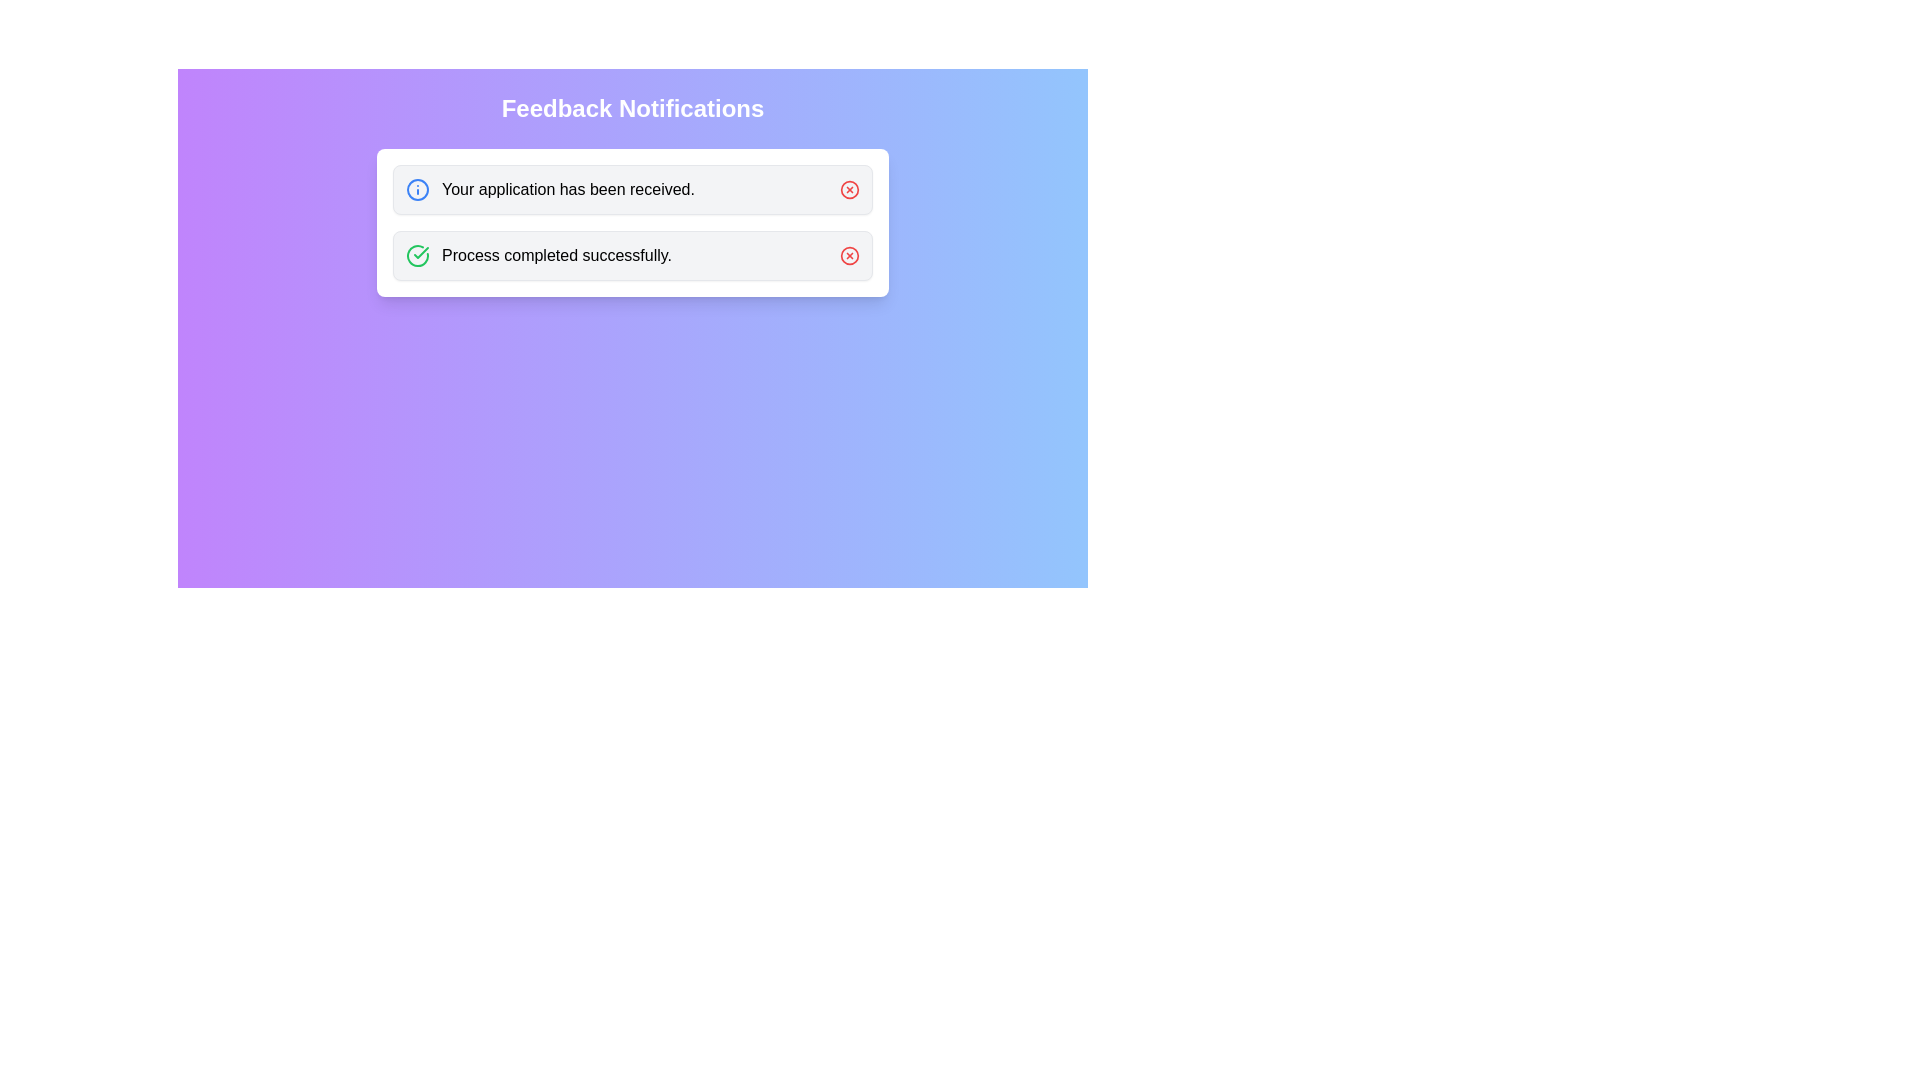 The image size is (1920, 1080). What do you see at coordinates (416, 254) in the screenshot?
I see `the circular icon with a green checkmark inside, located to the left of the text 'Process completed successfully.' in the second notification entry under 'Feedback Notifications'` at bounding box center [416, 254].